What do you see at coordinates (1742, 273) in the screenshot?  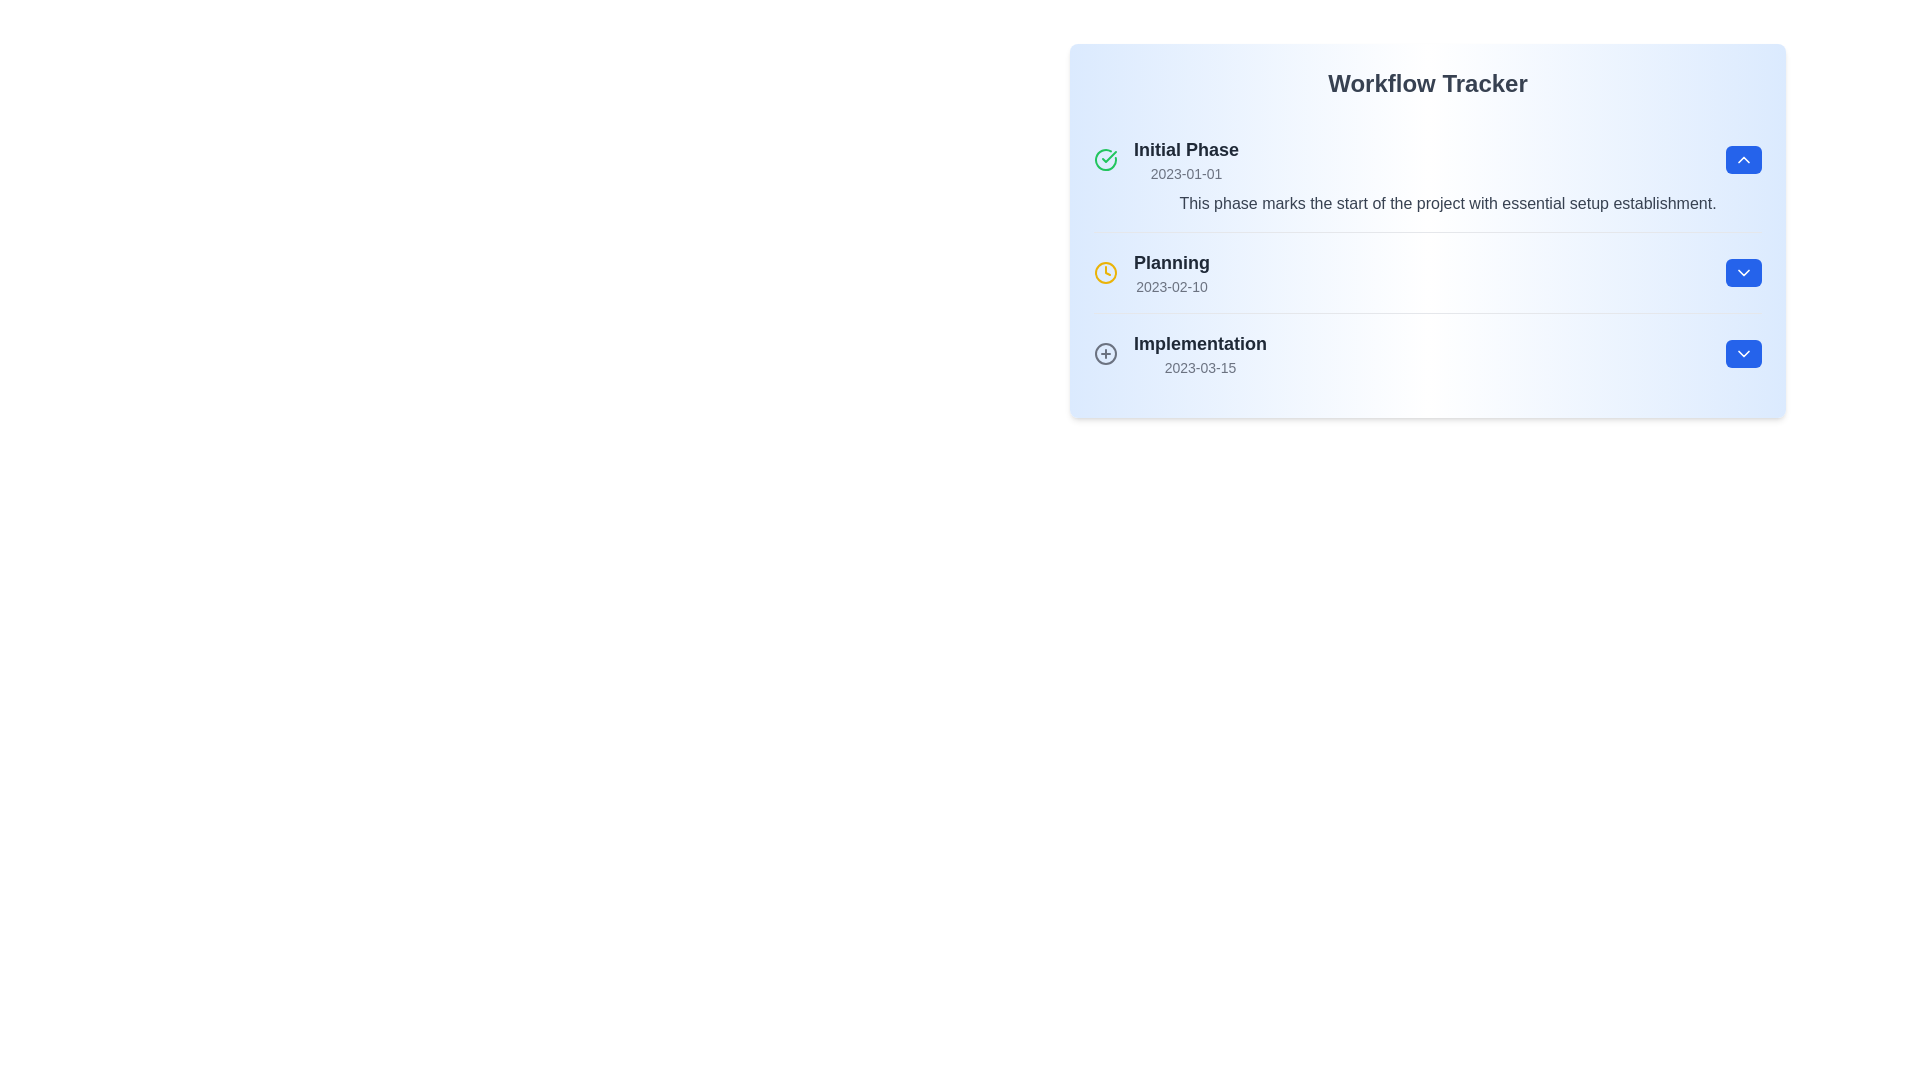 I see `the dropdown toggle button located in the 'Planning' section next to the text '2023-02-10'` at bounding box center [1742, 273].